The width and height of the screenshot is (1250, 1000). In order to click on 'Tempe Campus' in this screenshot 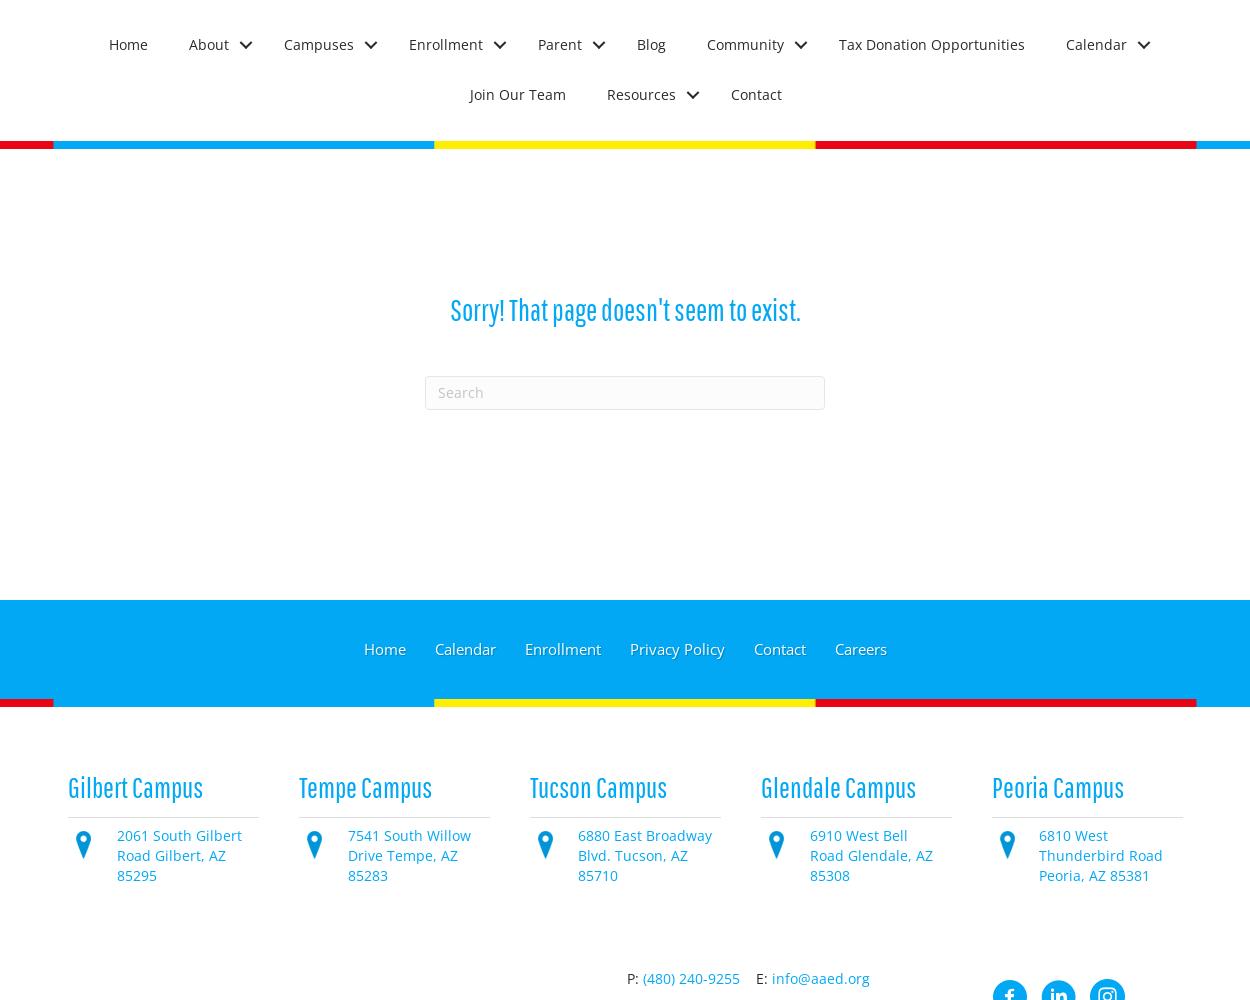, I will do `click(363, 786)`.